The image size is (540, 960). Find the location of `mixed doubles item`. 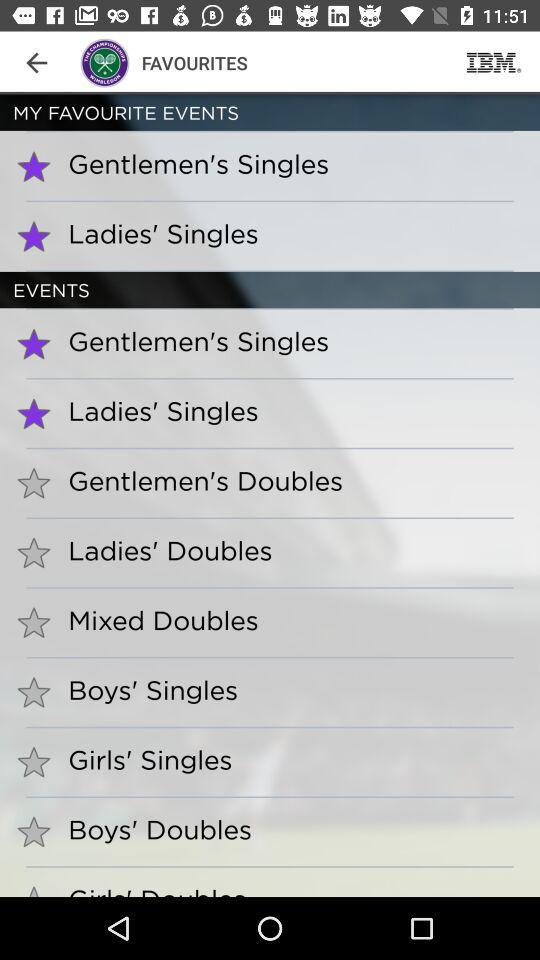

mixed doubles item is located at coordinates (155, 619).